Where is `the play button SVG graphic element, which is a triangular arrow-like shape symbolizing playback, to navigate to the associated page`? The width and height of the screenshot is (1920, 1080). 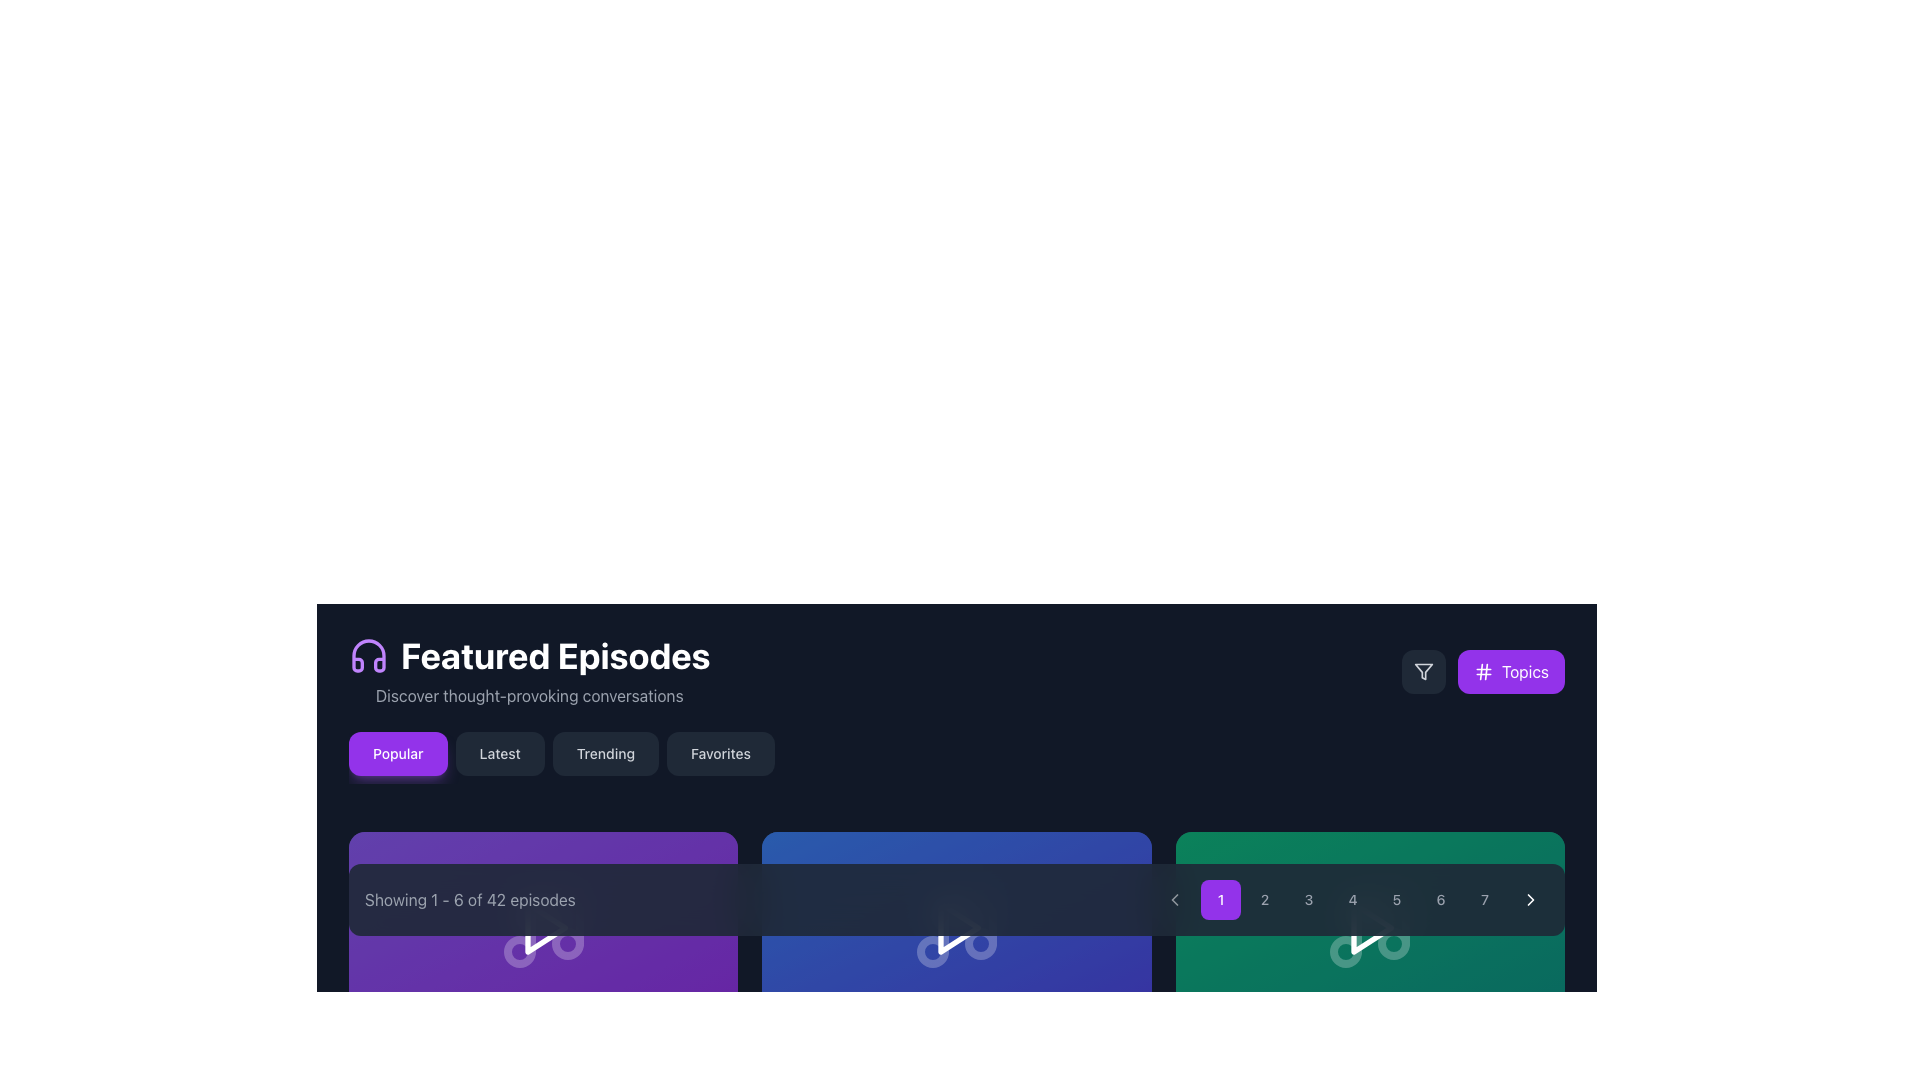
the play button SVG graphic element, which is a triangular arrow-like shape symbolizing playback, to navigate to the associated page is located at coordinates (1371, 928).